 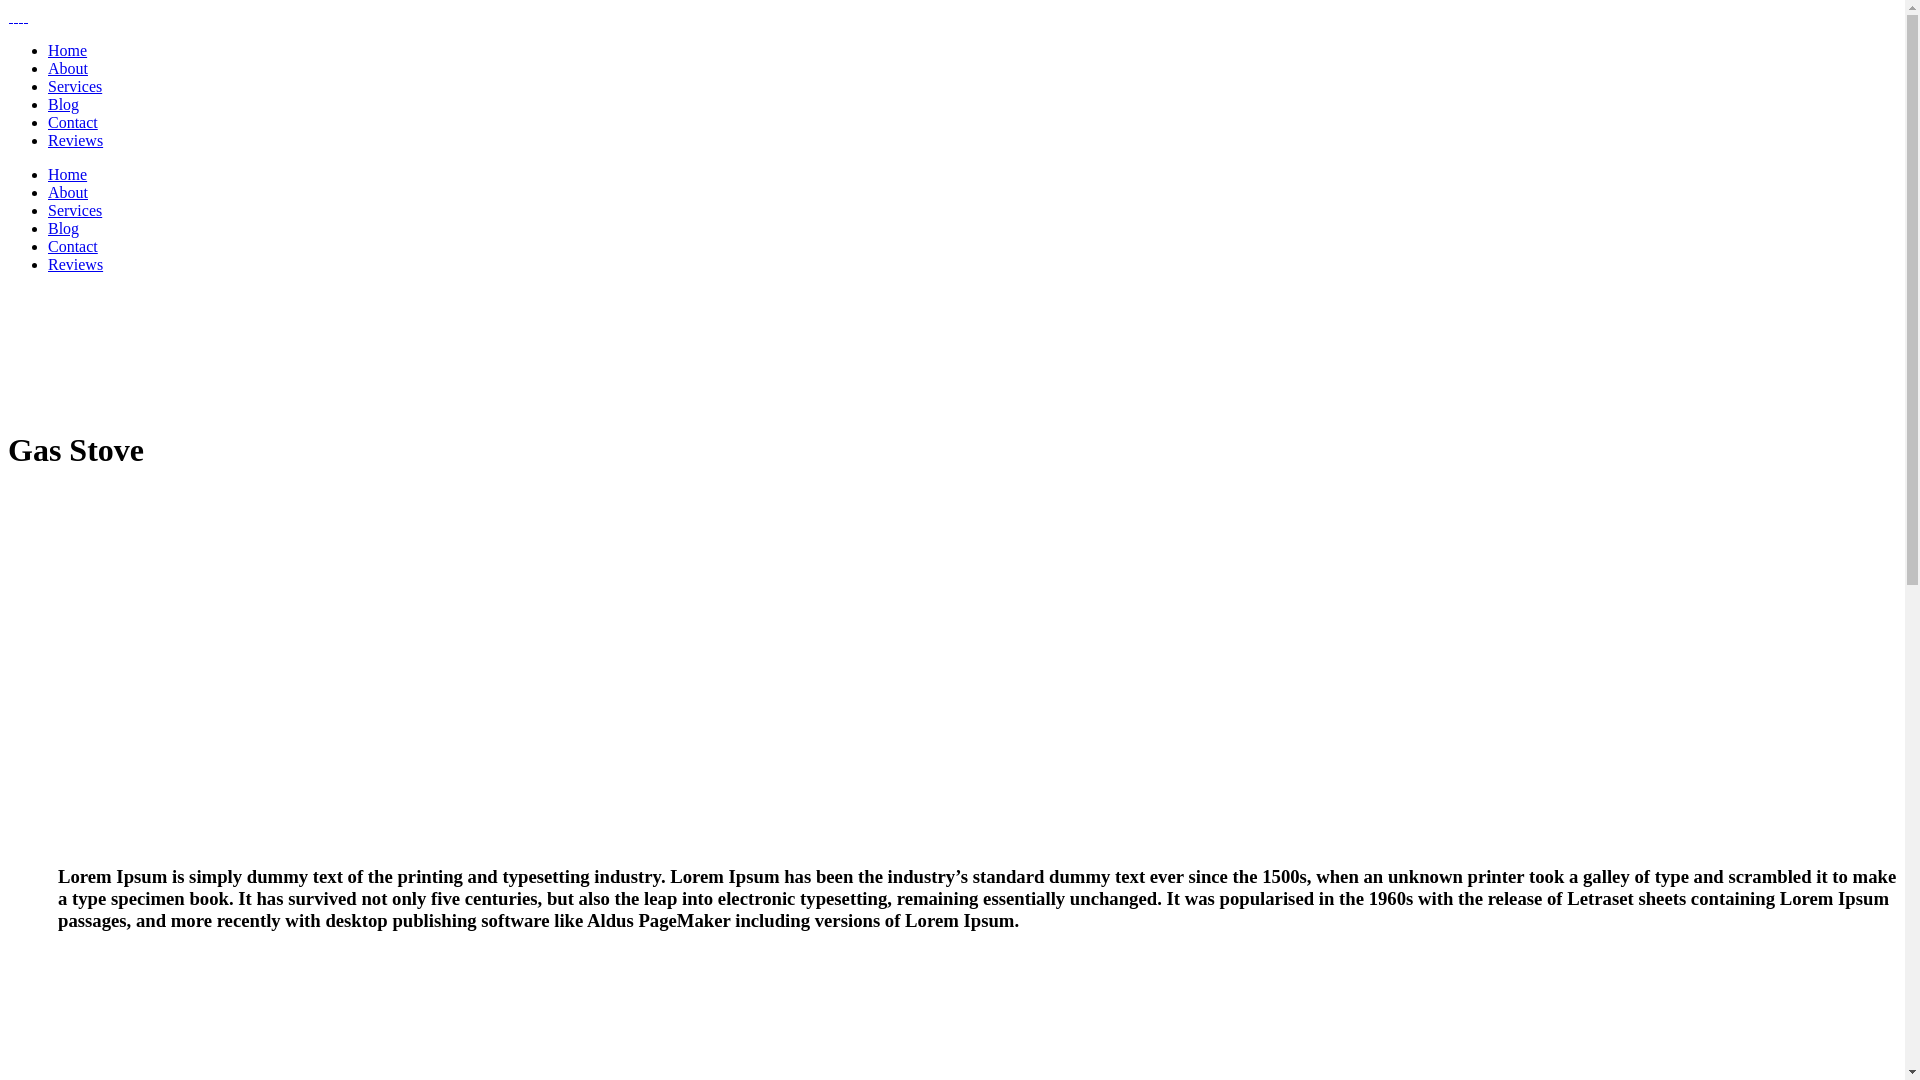 What do you see at coordinates (75, 263) in the screenshot?
I see `'Reviews'` at bounding box center [75, 263].